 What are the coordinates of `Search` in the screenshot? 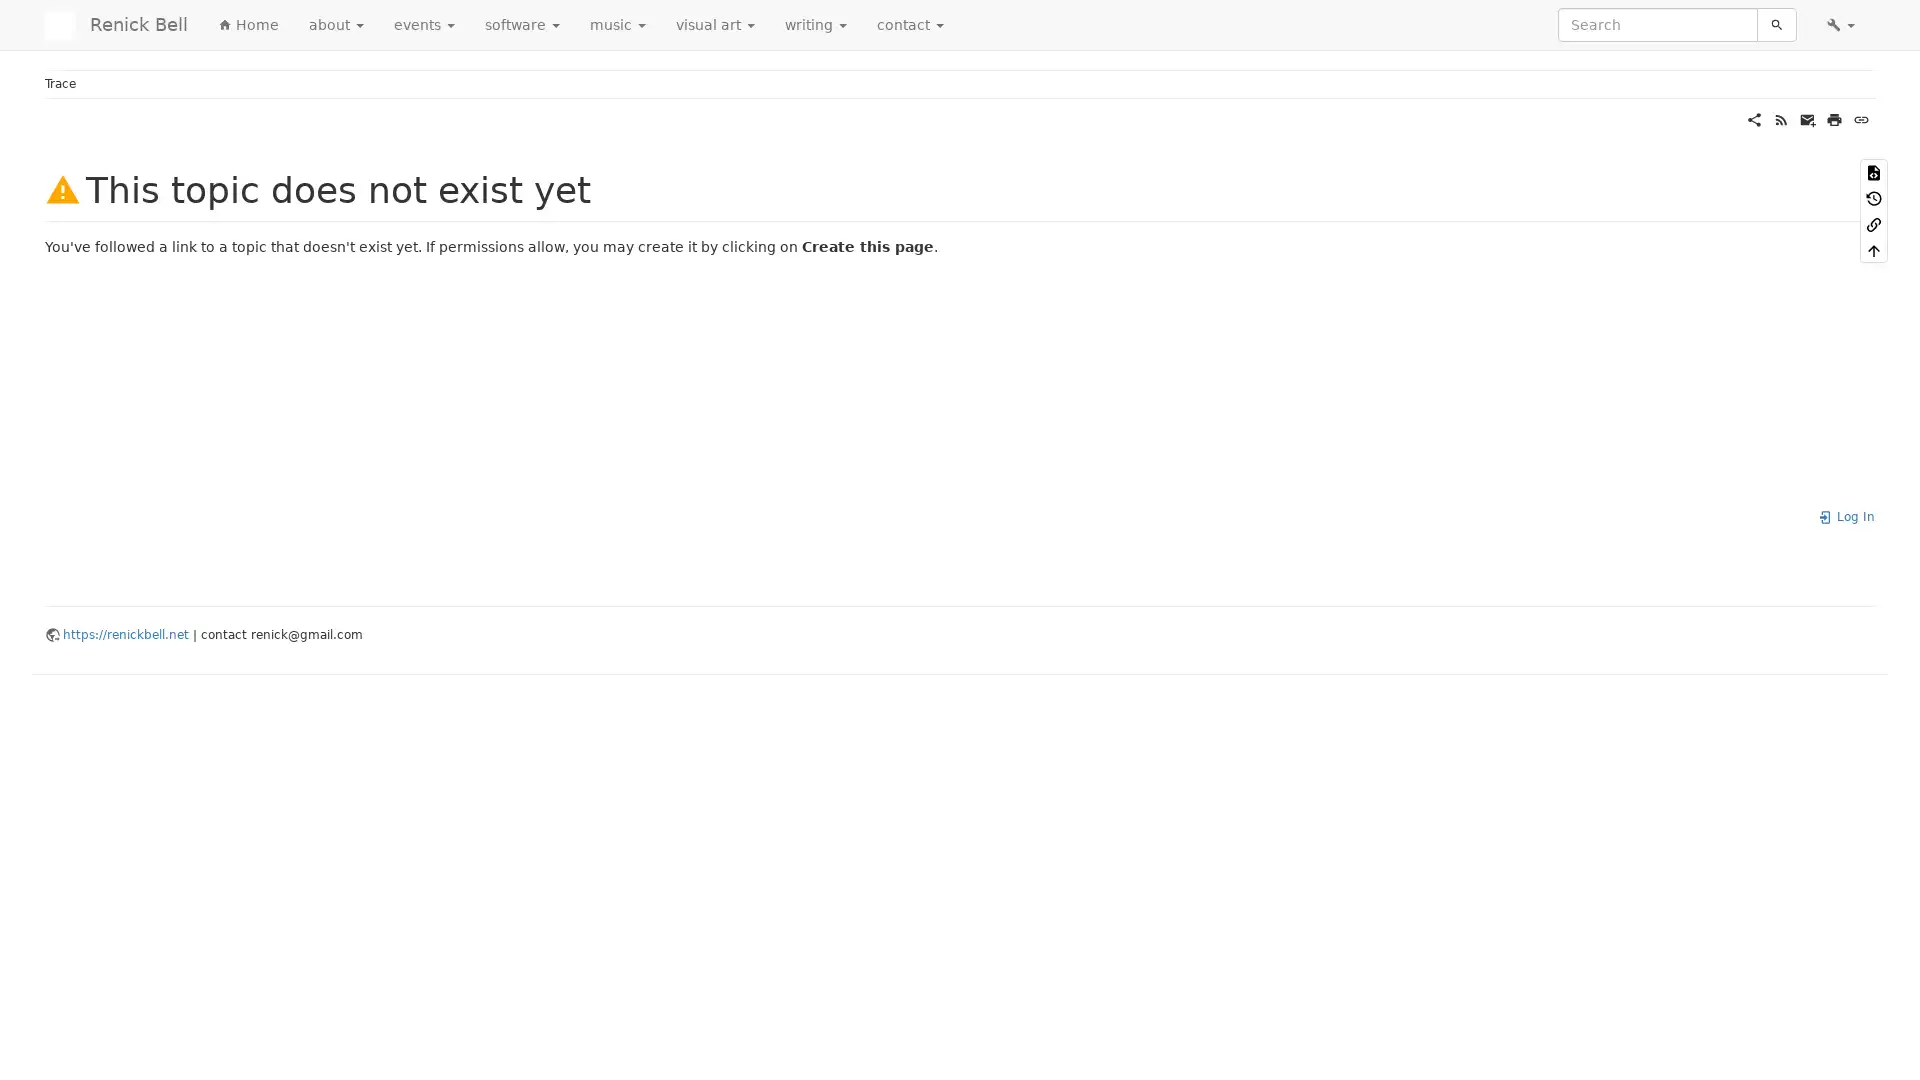 It's located at (1776, 24).